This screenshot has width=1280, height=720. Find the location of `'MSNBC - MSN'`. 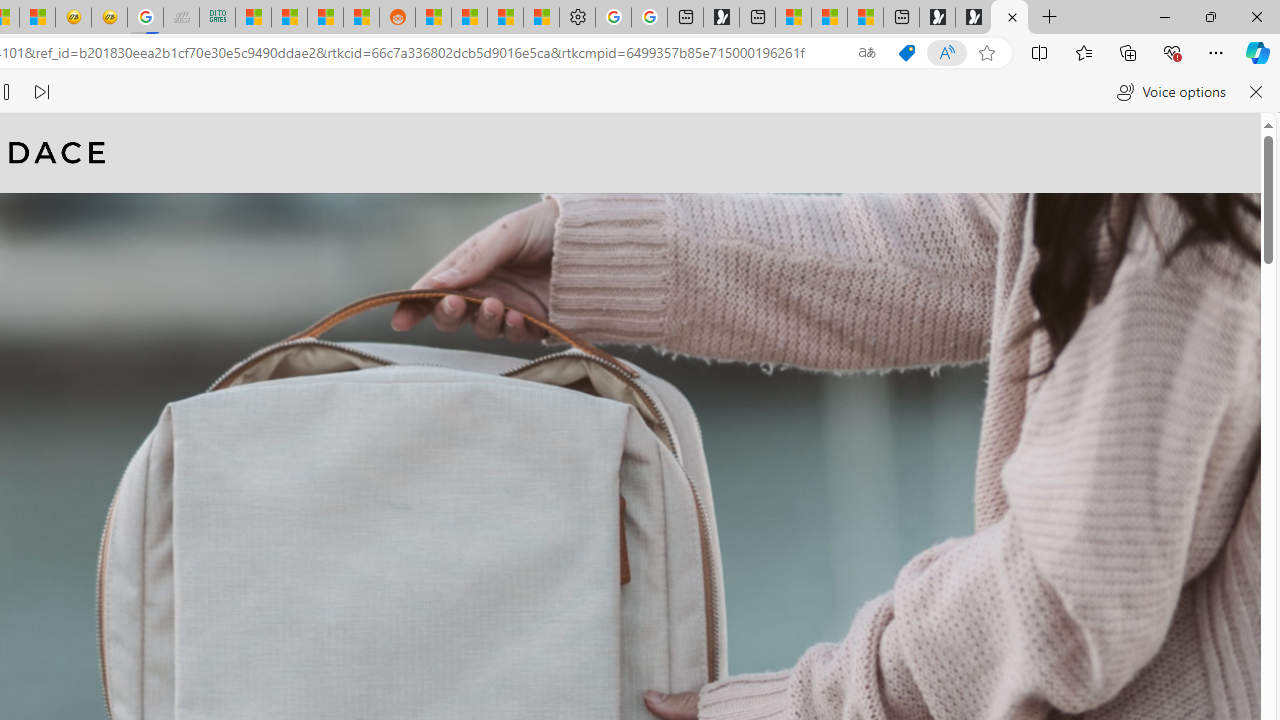

'MSNBC - MSN' is located at coordinates (252, 17).